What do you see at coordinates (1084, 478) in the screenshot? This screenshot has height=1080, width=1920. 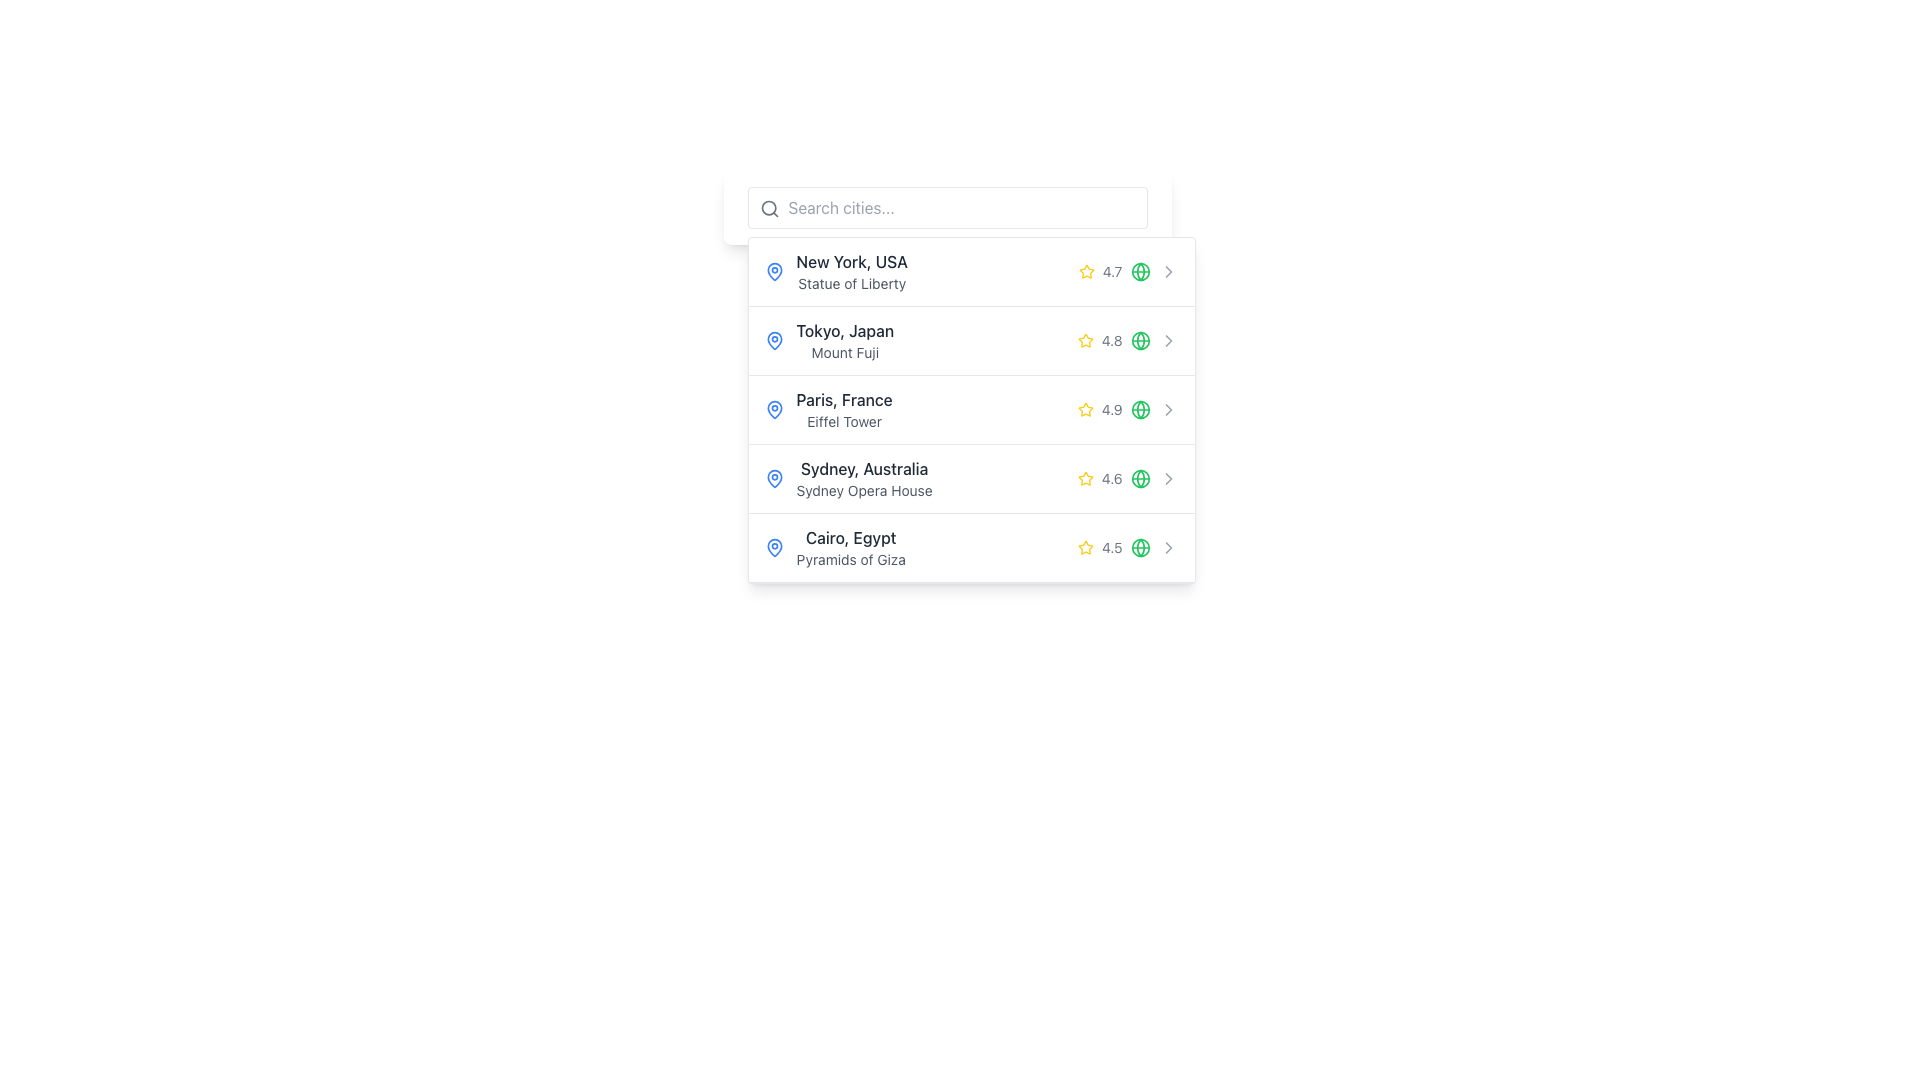 I see `the star icon with a golden-yellow fill located to the left of the rating value '4.6' in the row for 'Sydney, Australia'` at bounding box center [1084, 478].